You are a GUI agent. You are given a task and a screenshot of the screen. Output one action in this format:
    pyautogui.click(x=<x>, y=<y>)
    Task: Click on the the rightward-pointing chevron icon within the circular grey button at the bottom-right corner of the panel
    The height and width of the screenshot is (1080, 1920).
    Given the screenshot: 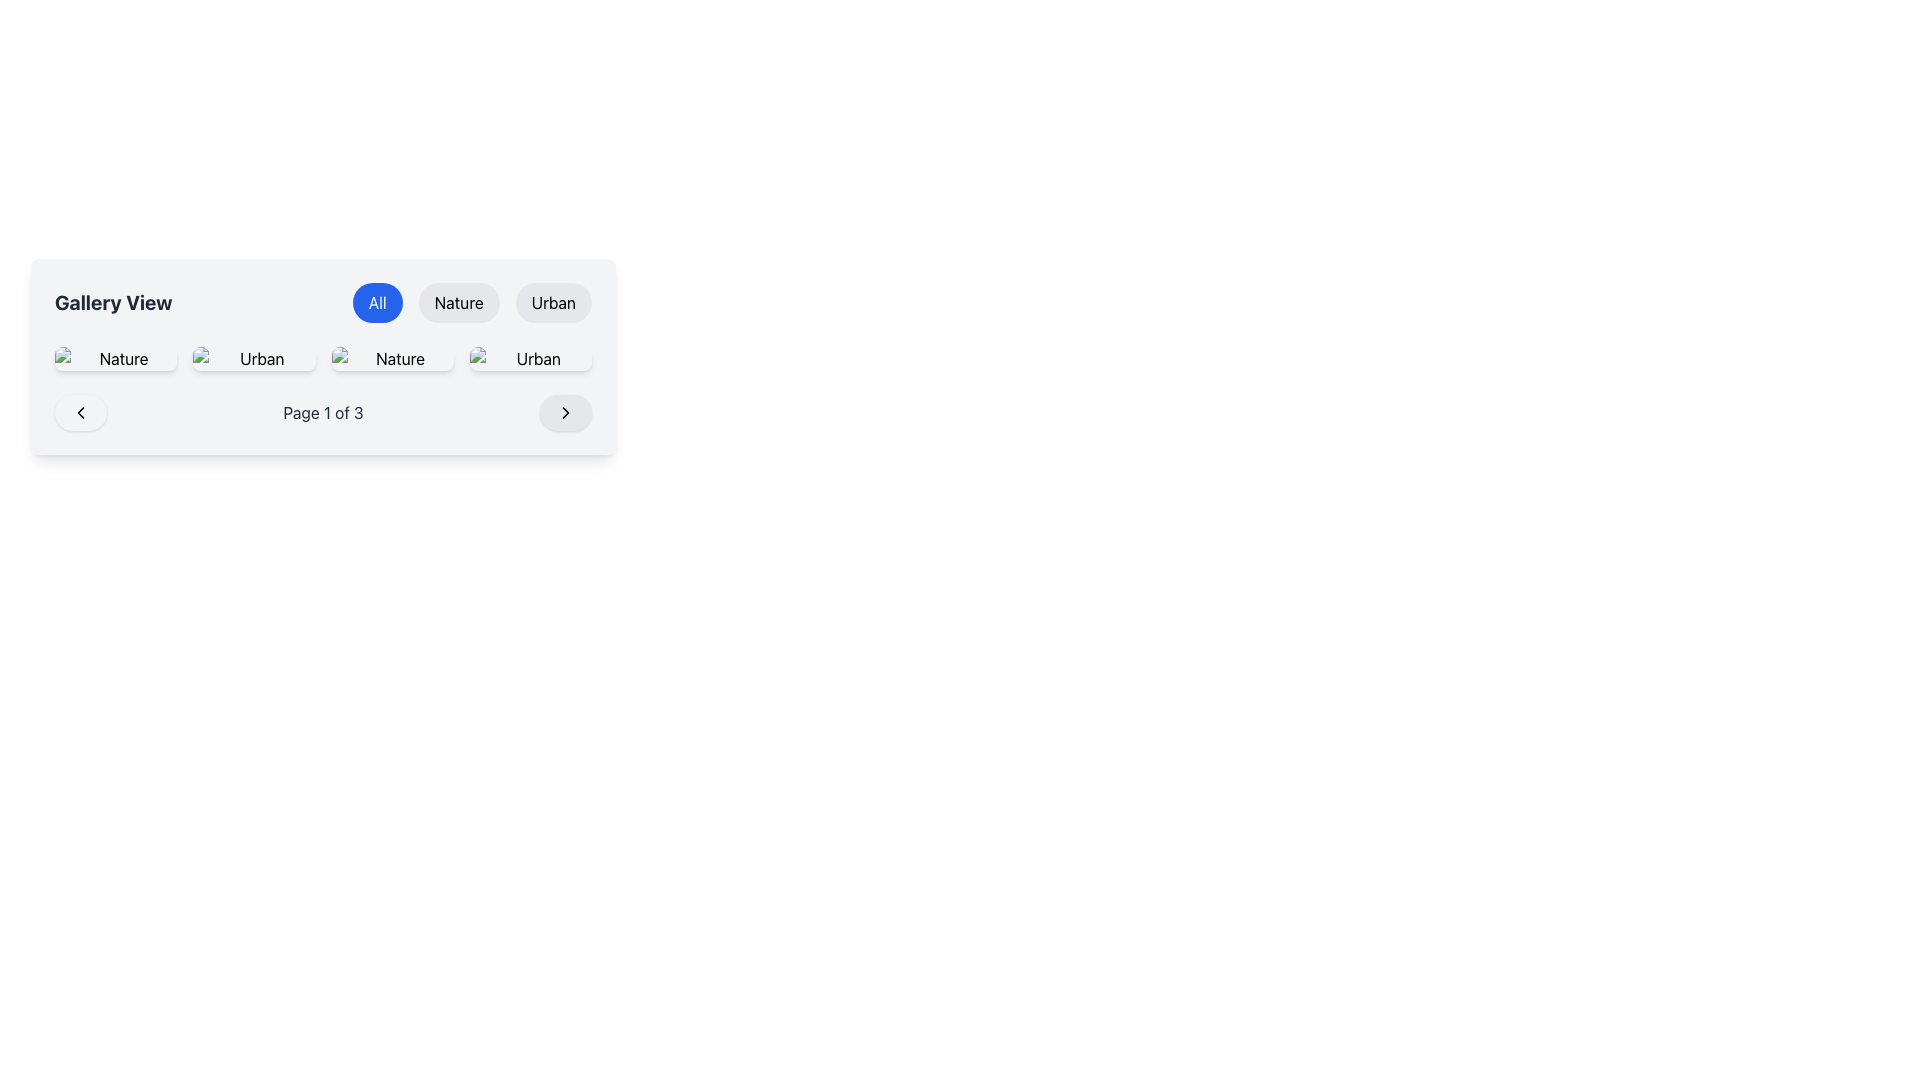 What is the action you would take?
    pyautogui.click(x=565, y=411)
    